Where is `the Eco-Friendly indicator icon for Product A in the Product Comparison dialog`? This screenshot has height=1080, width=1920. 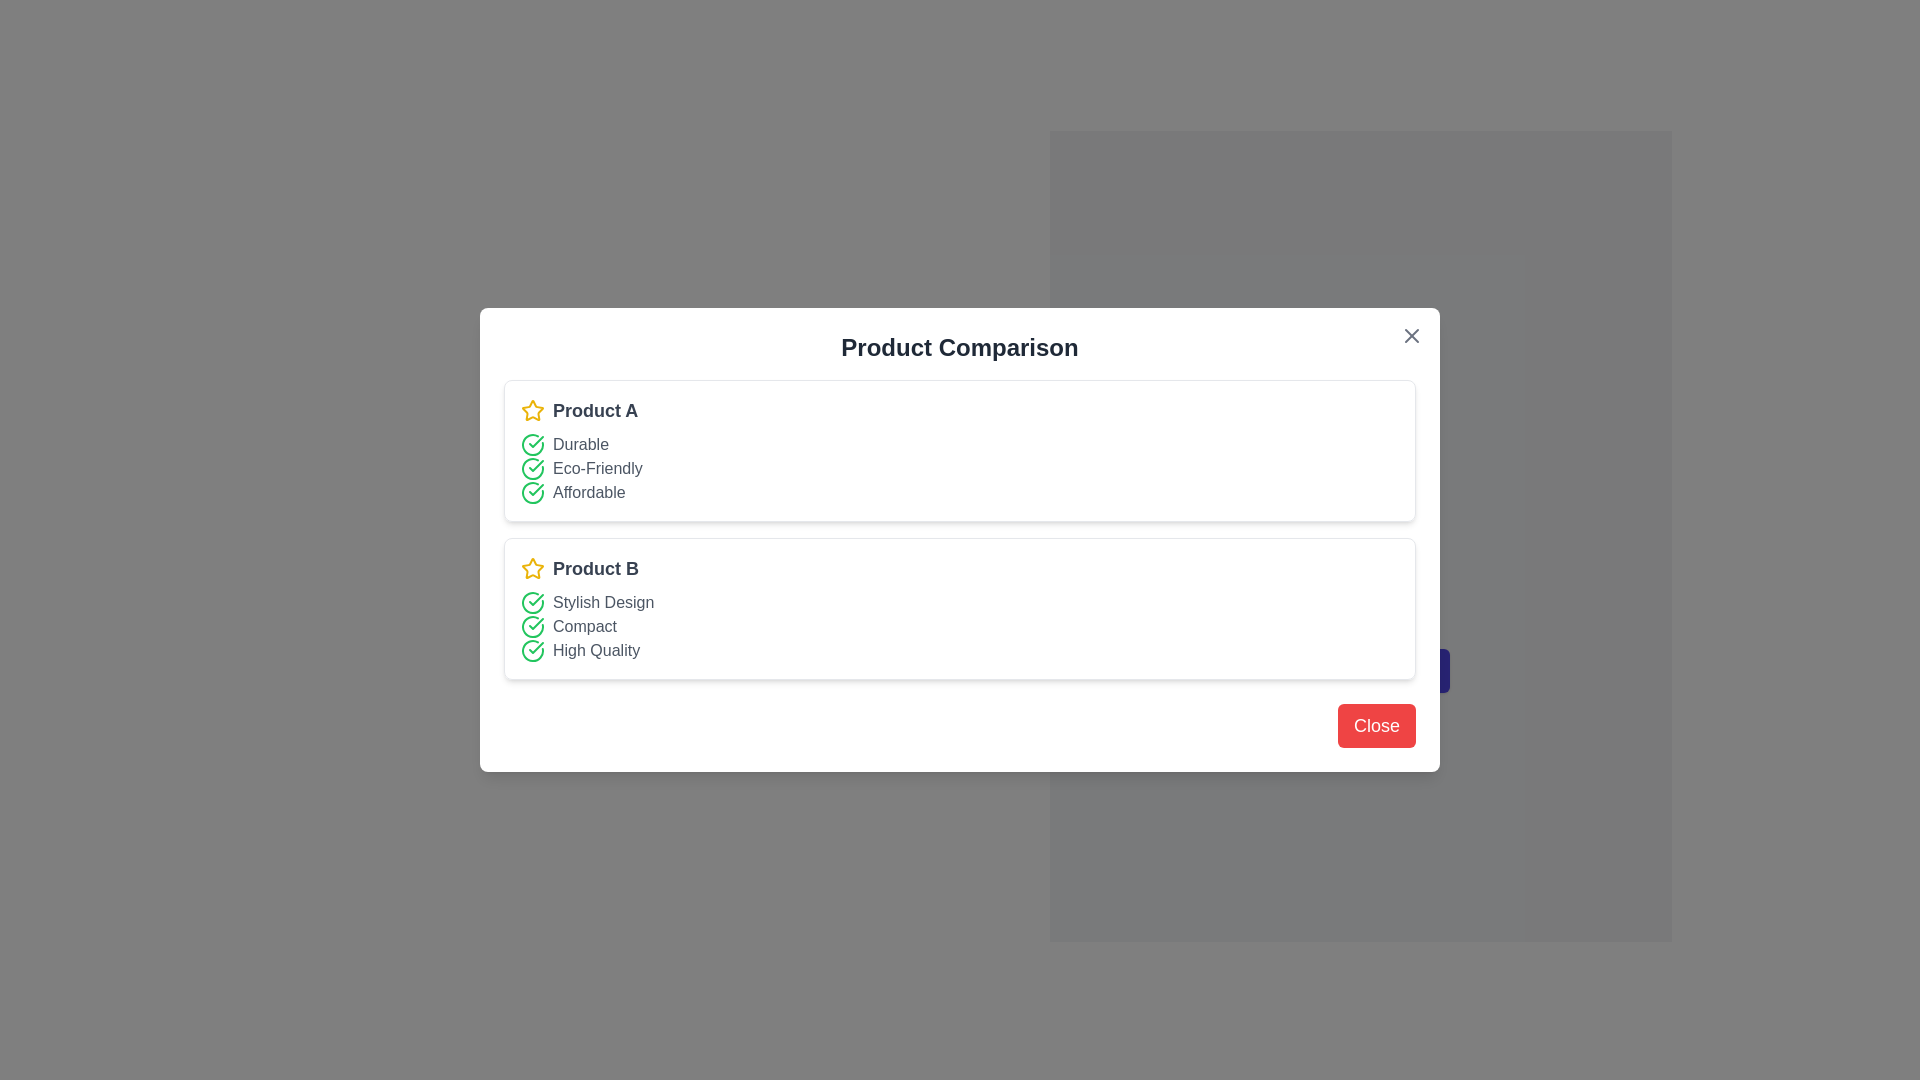 the Eco-Friendly indicator icon for Product A in the Product Comparison dialog is located at coordinates (532, 469).